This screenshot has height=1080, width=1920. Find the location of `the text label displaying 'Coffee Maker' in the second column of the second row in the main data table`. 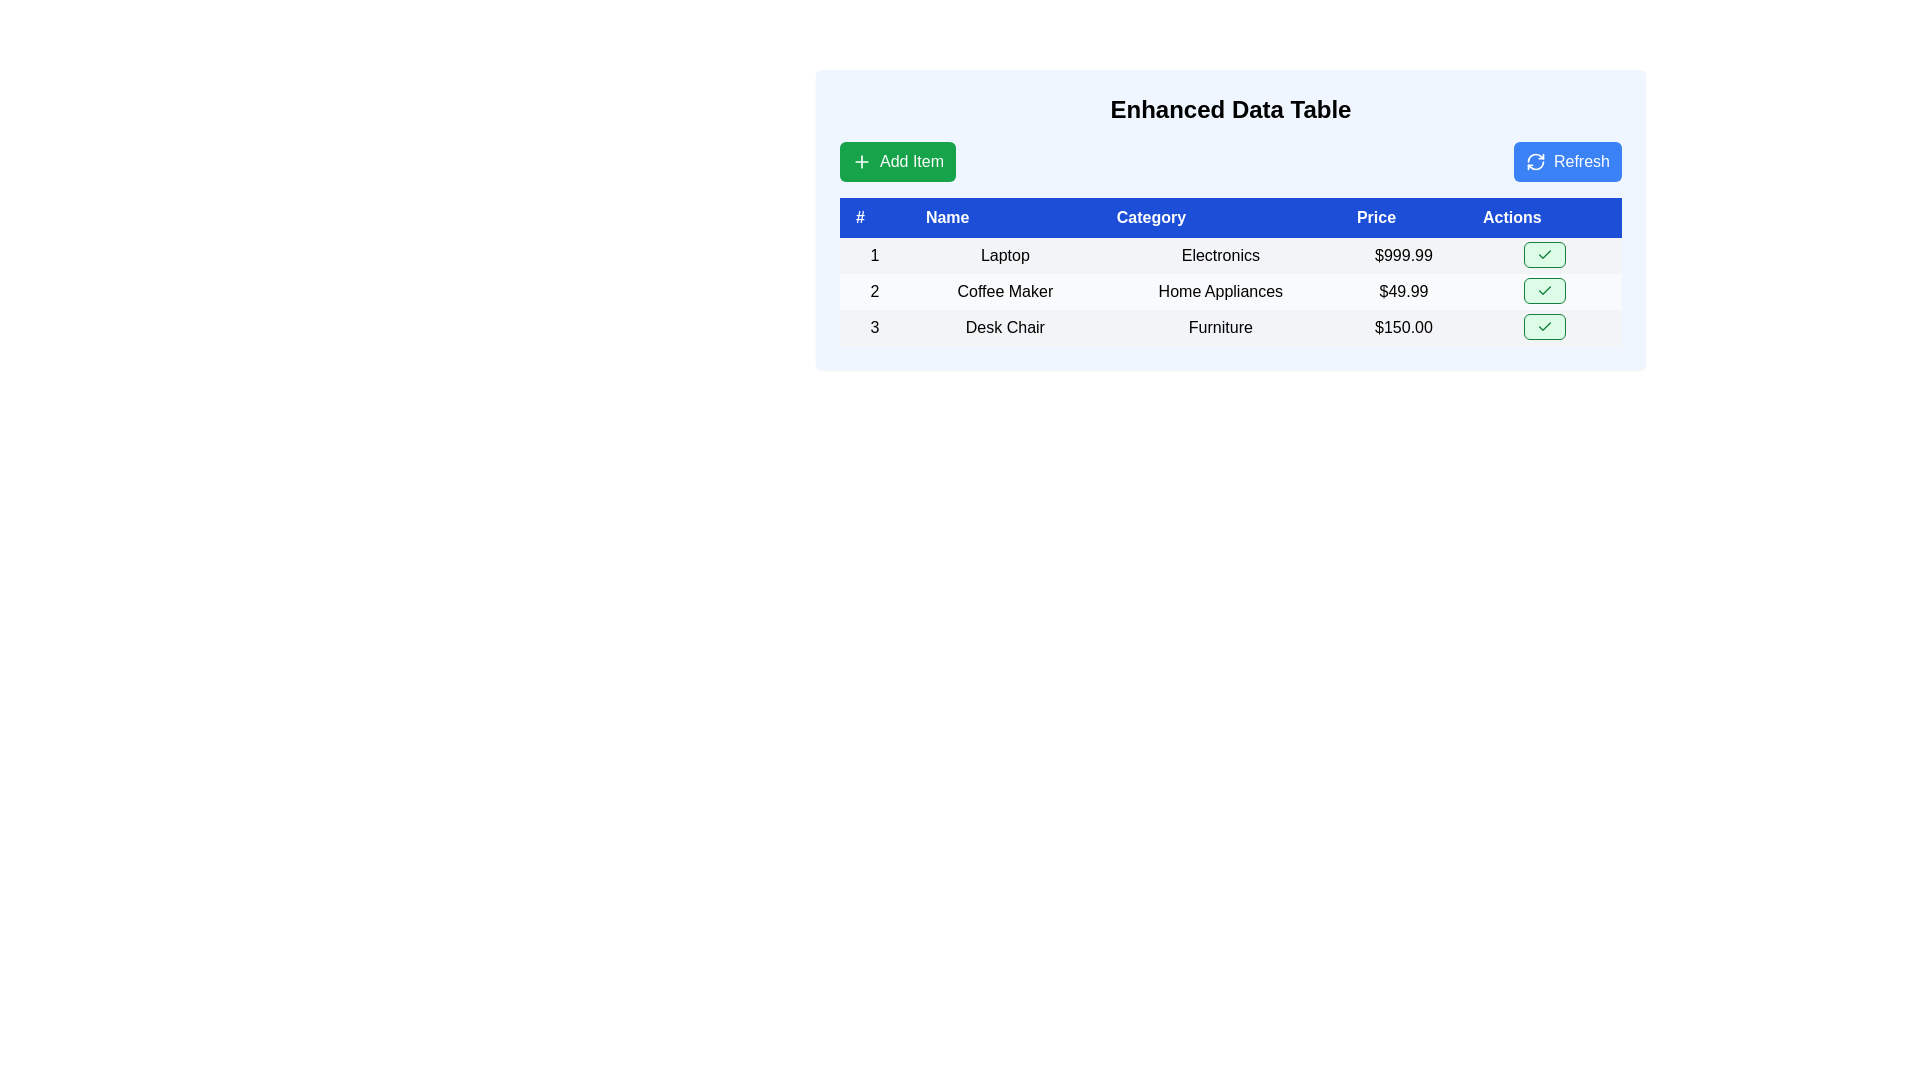

the text label displaying 'Coffee Maker' in the second column of the second row in the main data table is located at coordinates (1005, 292).